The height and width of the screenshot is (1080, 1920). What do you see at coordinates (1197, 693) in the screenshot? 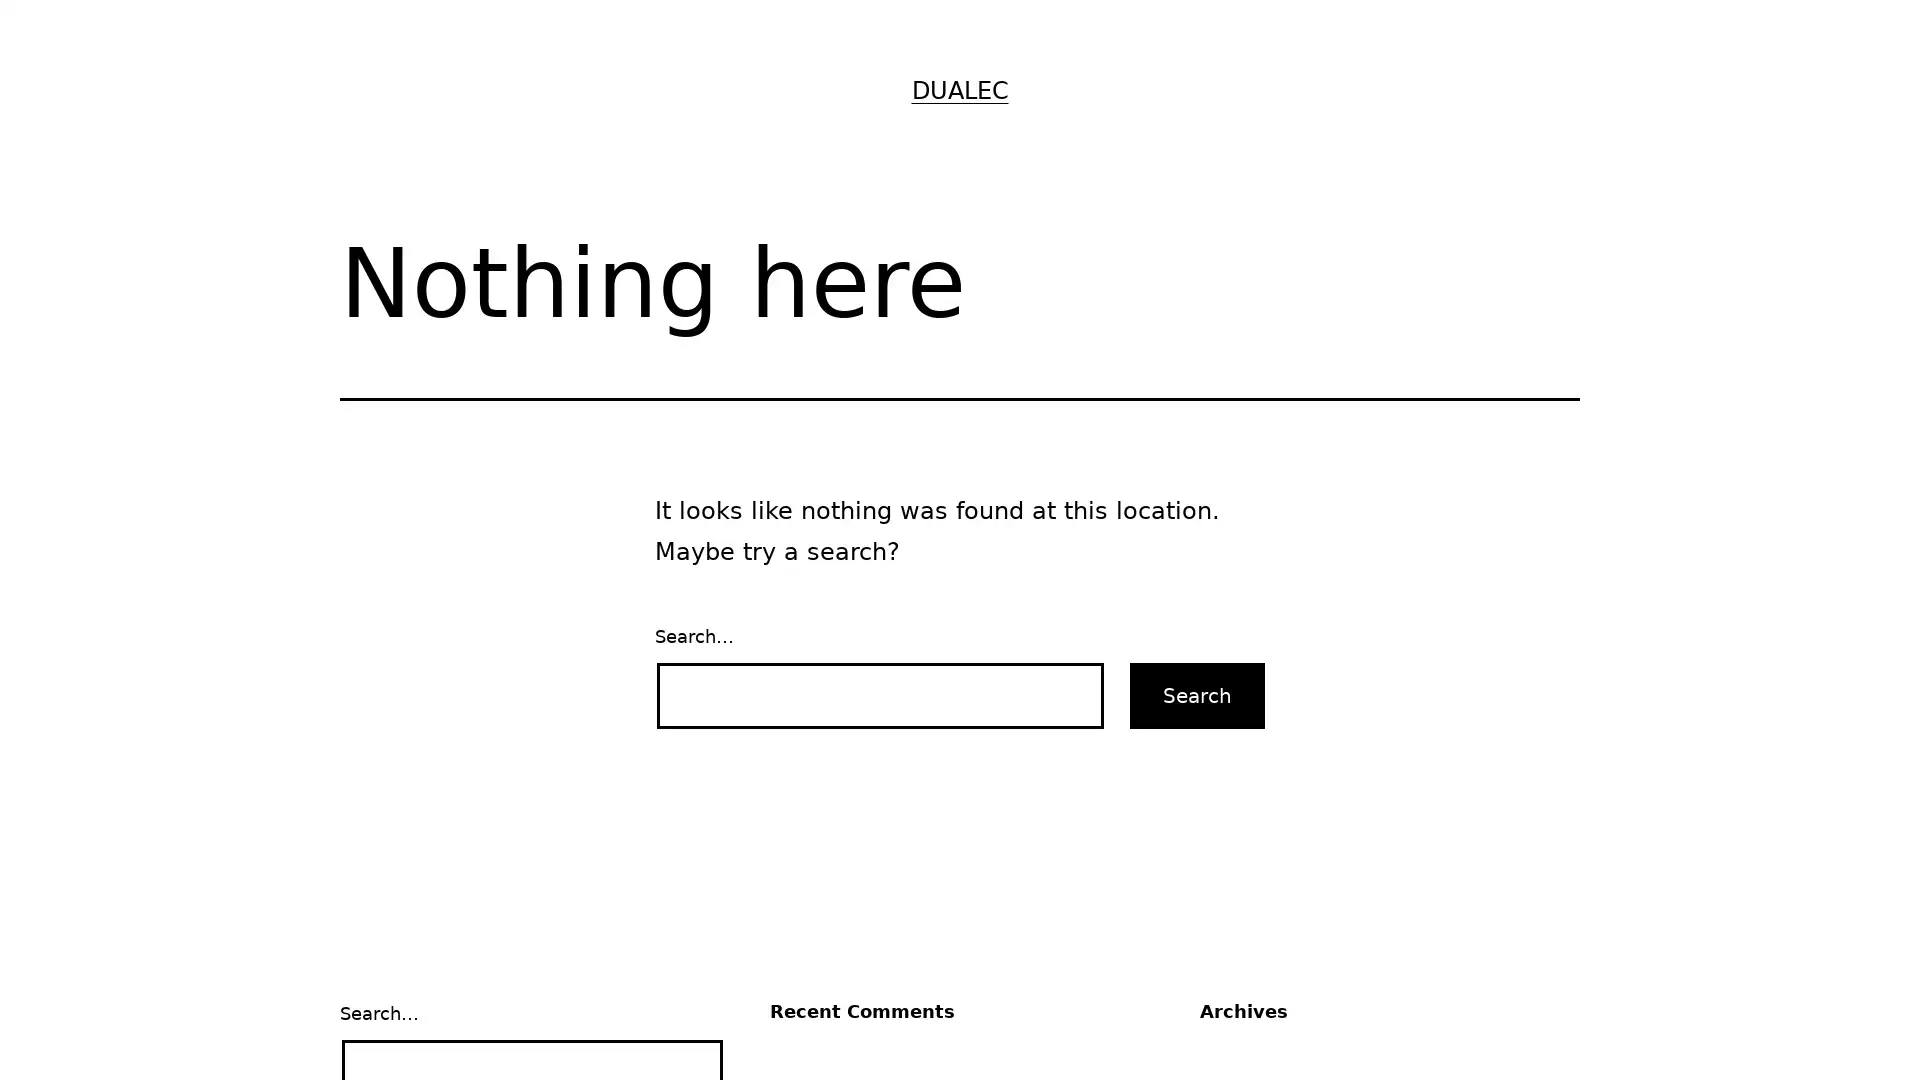
I see `Search` at bounding box center [1197, 693].